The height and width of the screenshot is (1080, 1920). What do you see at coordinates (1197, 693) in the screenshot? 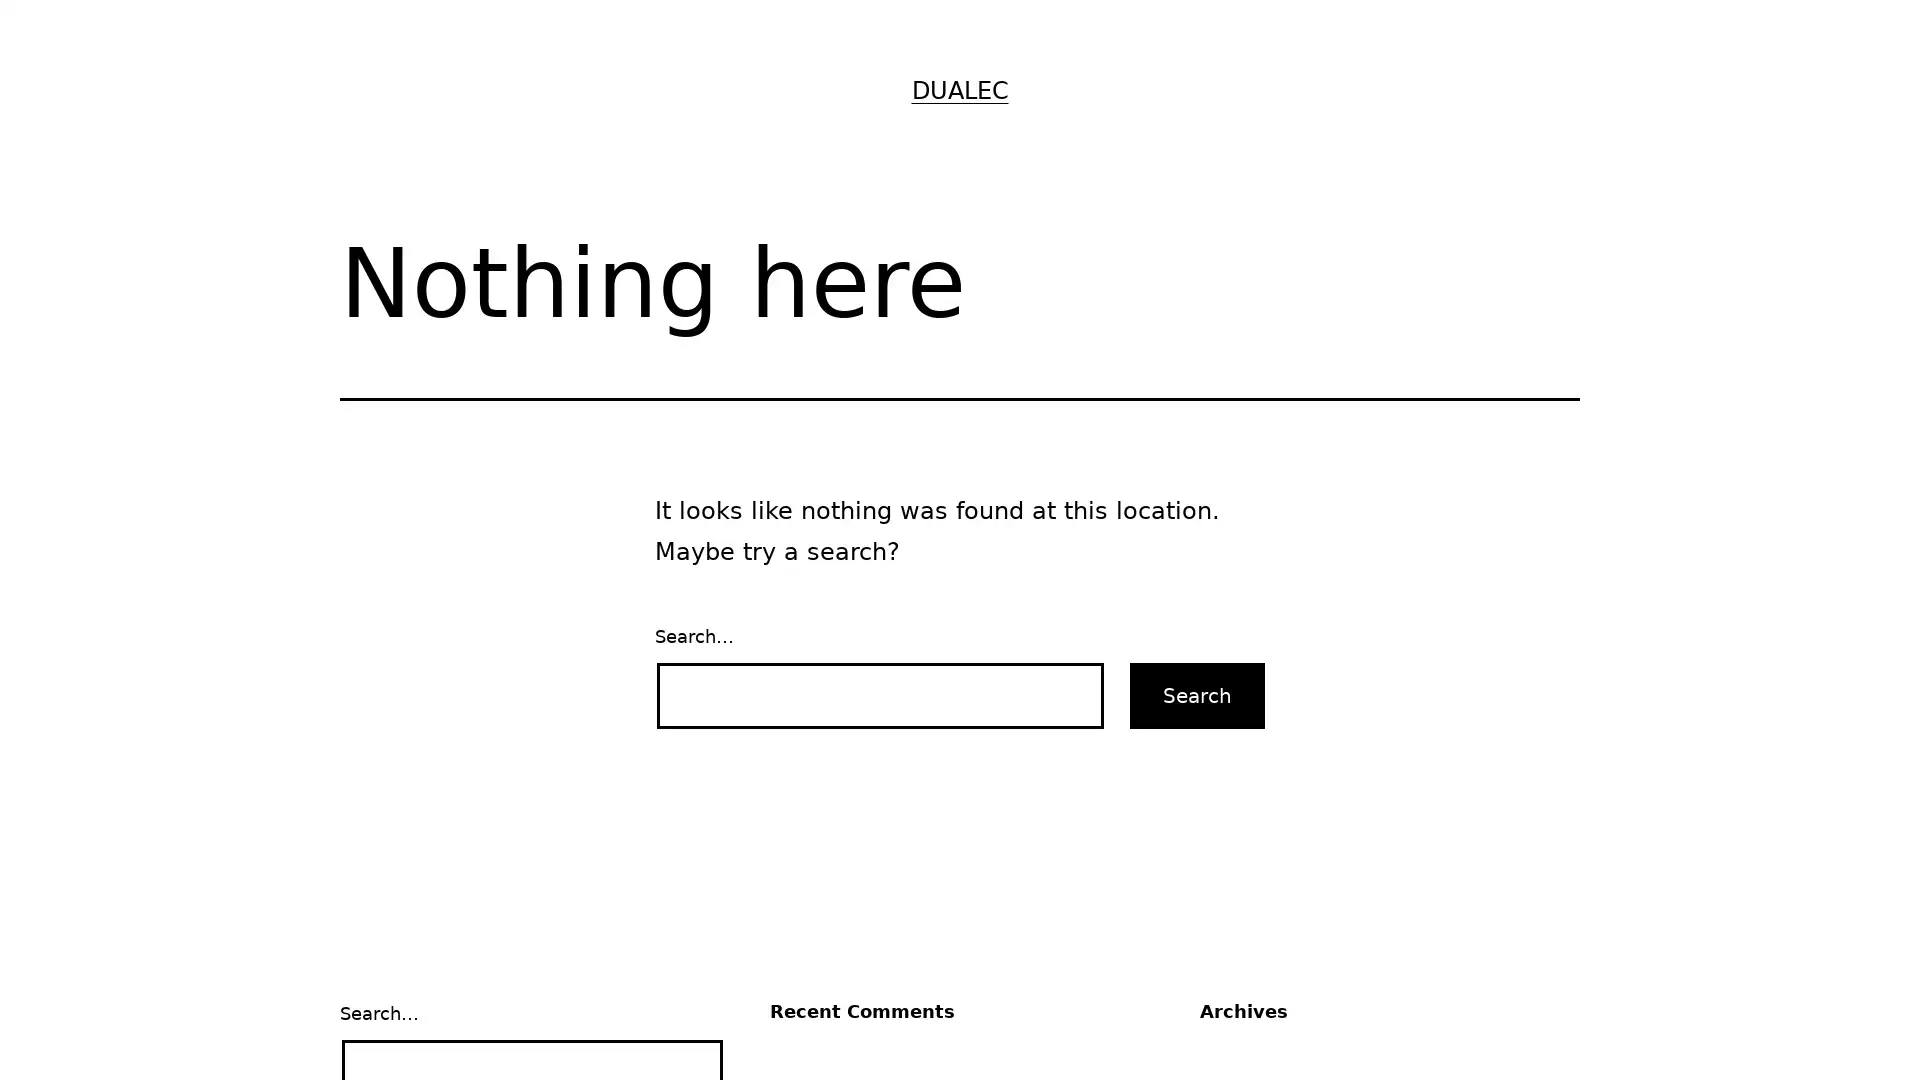
I see `Search` at bounding box center [1197, 693].